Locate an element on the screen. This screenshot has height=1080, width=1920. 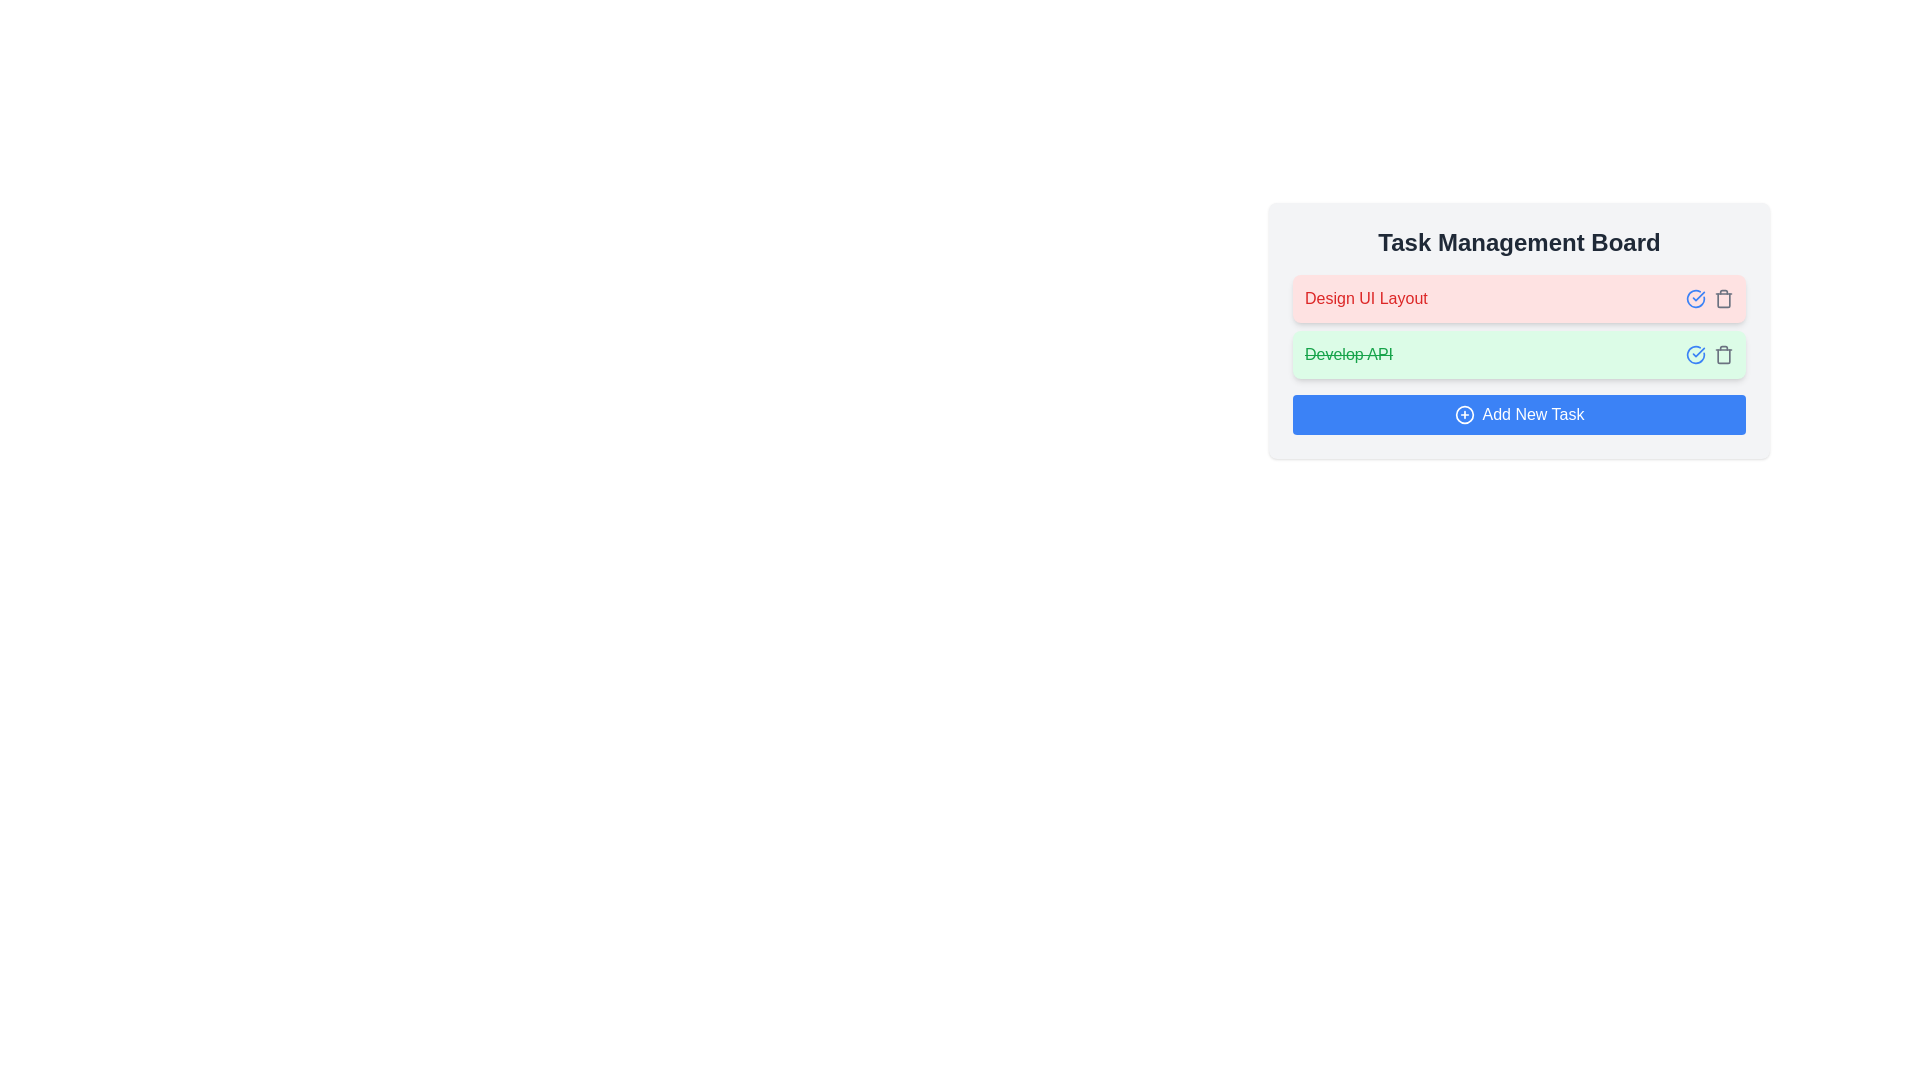
the red text label that boldly displays 'Design UI Layout', positioned near the top-left corner of its card in the Task Management Board interface is located at coordinates (1365, 299).